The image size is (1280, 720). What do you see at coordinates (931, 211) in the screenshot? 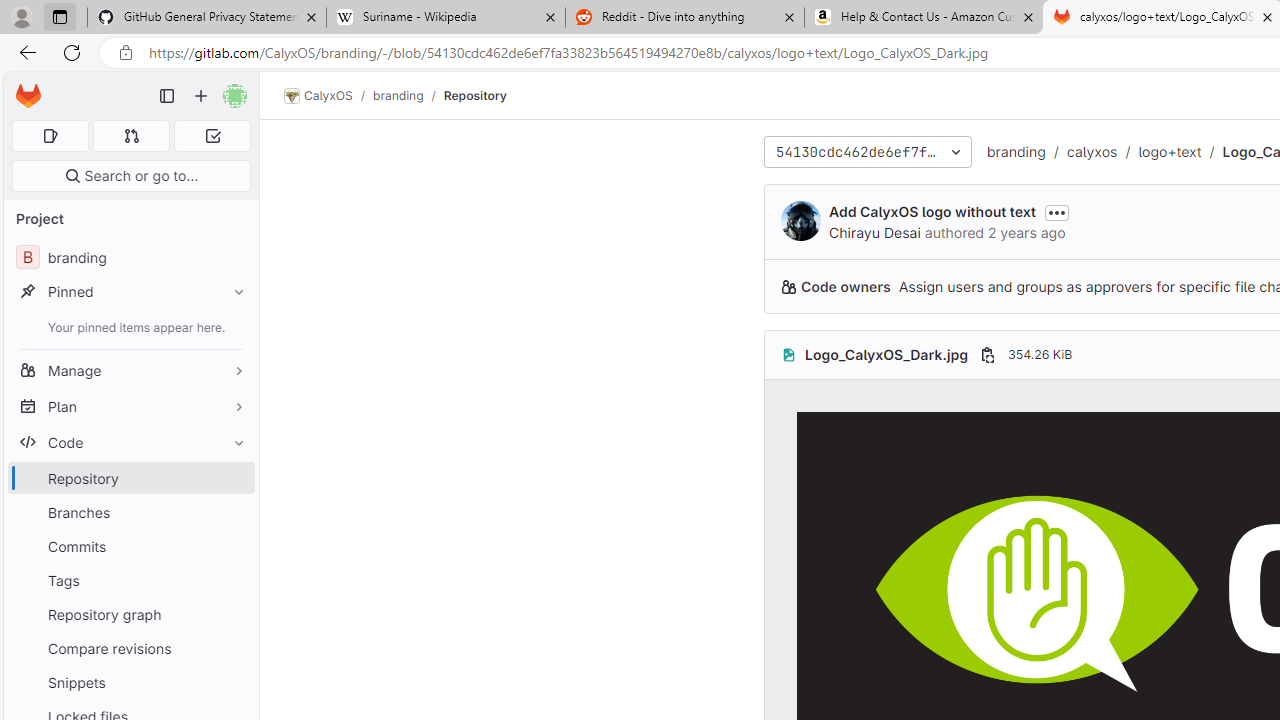
I see `'Add CalyxOS logo without text'` at bounding box center [931, 211].